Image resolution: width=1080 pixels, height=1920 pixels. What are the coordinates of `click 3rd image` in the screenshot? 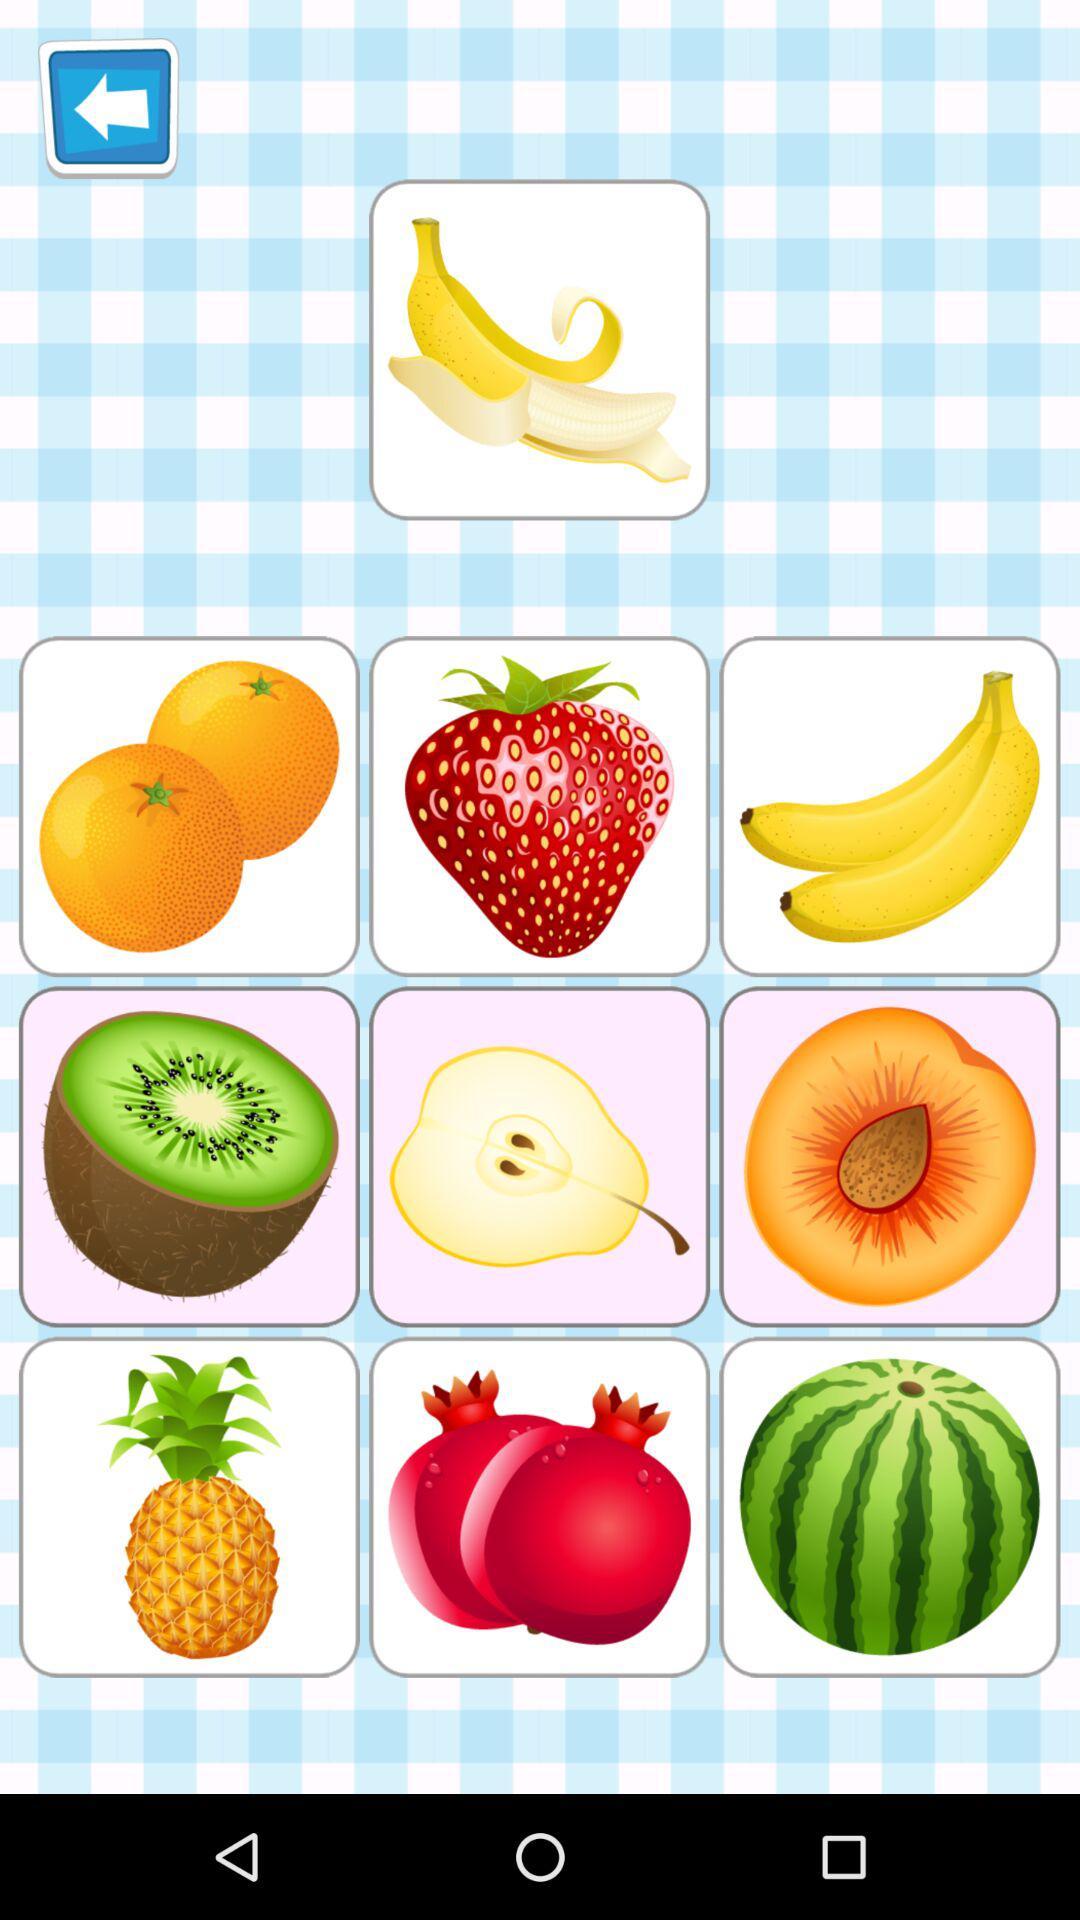 It's located at (538, 349).